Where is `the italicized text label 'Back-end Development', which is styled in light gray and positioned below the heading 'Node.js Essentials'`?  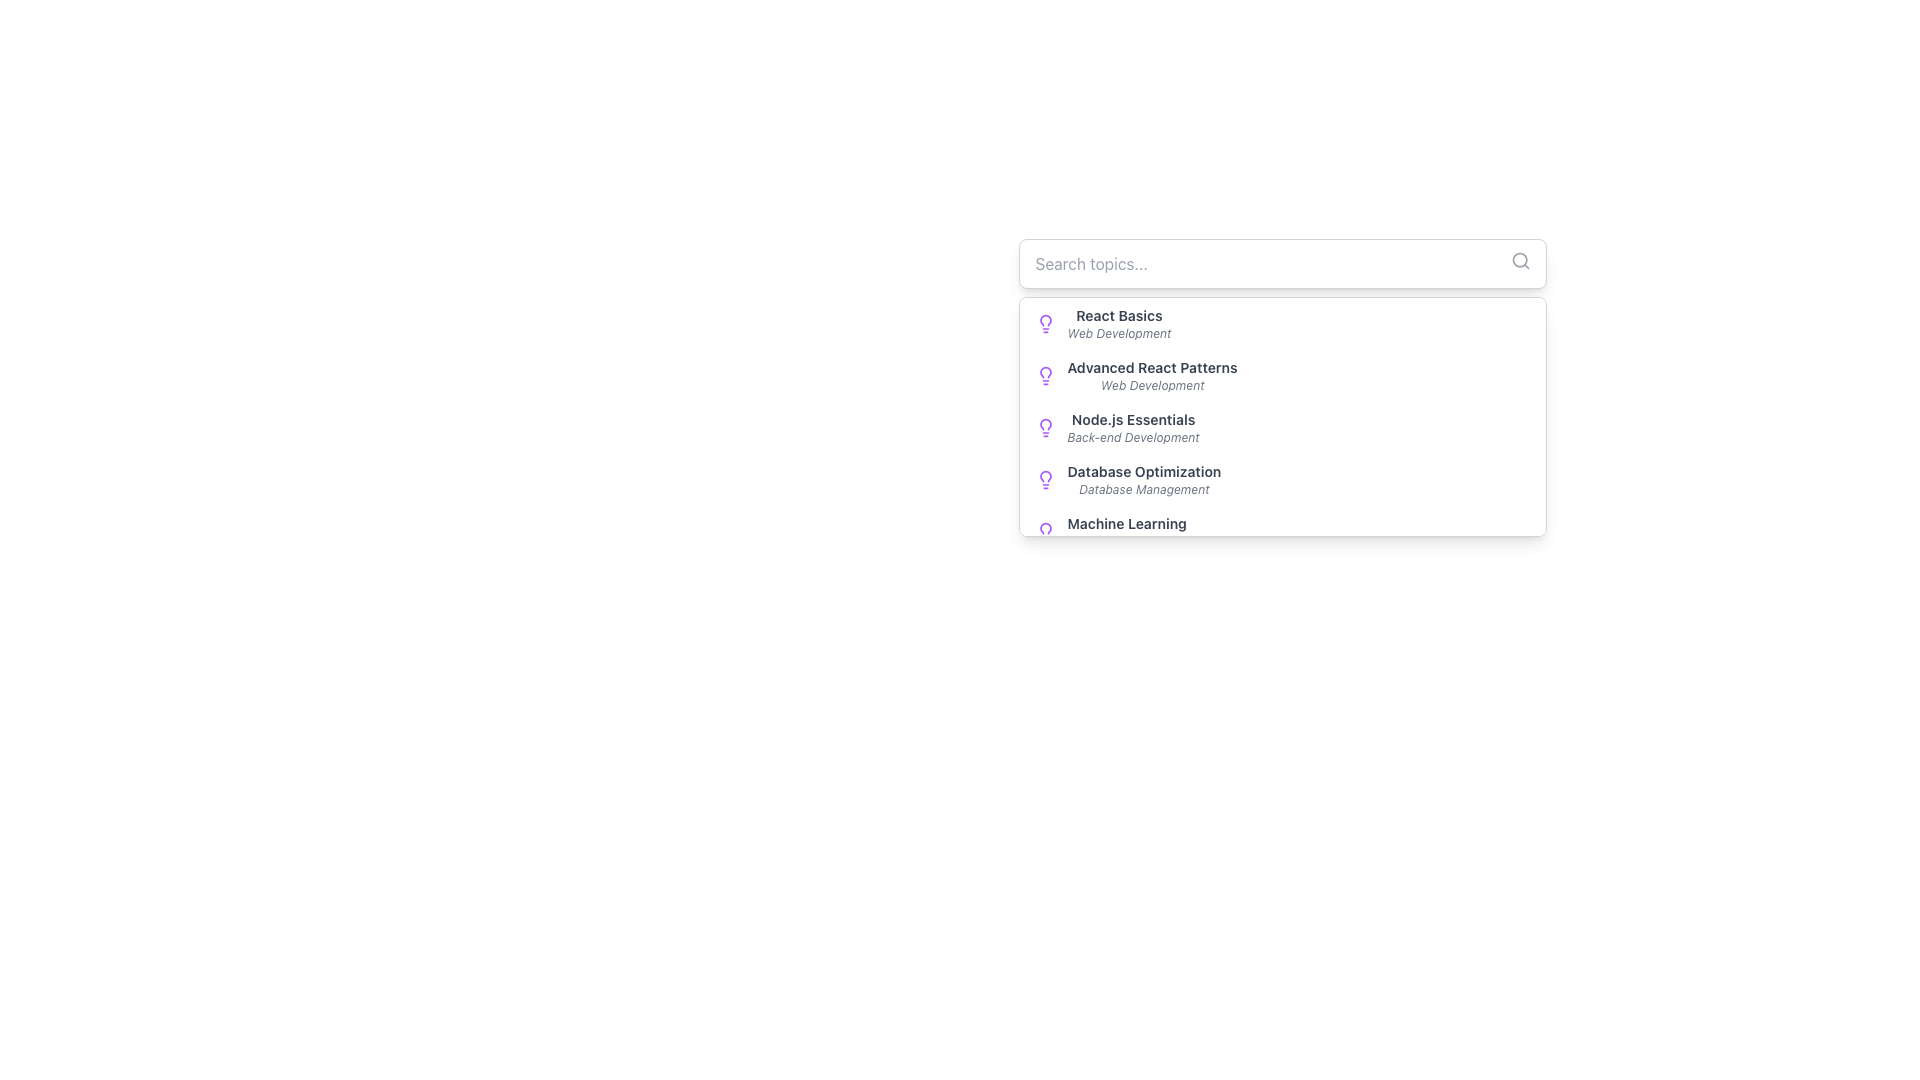 the italicized text label 'Back-end Development', which is styled in light gray and positioned below the heading 'Node.js Essentials' is located at coordinates (1133, 437).